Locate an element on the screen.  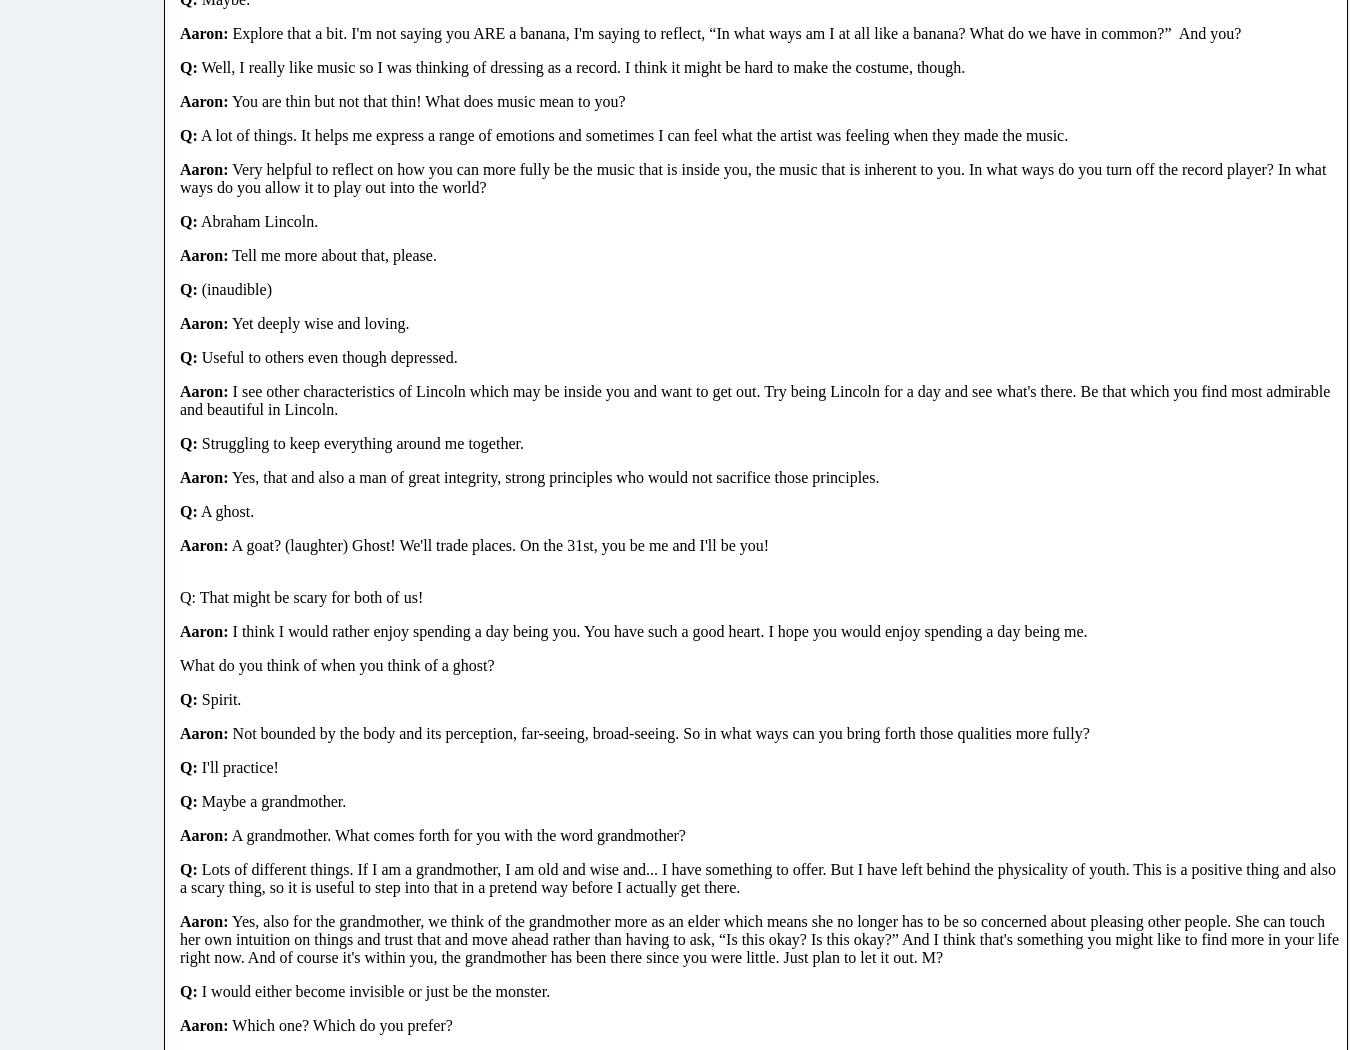
'Lots of different things. If I am a grandmother, I am old and wise and... I have something to offer. But I have left behind the physicality of youth. This is a positive thing and also a scary thing, so it is useful to step into that in a pretend way before I actually get there.' is located at coordinates (757, 876).